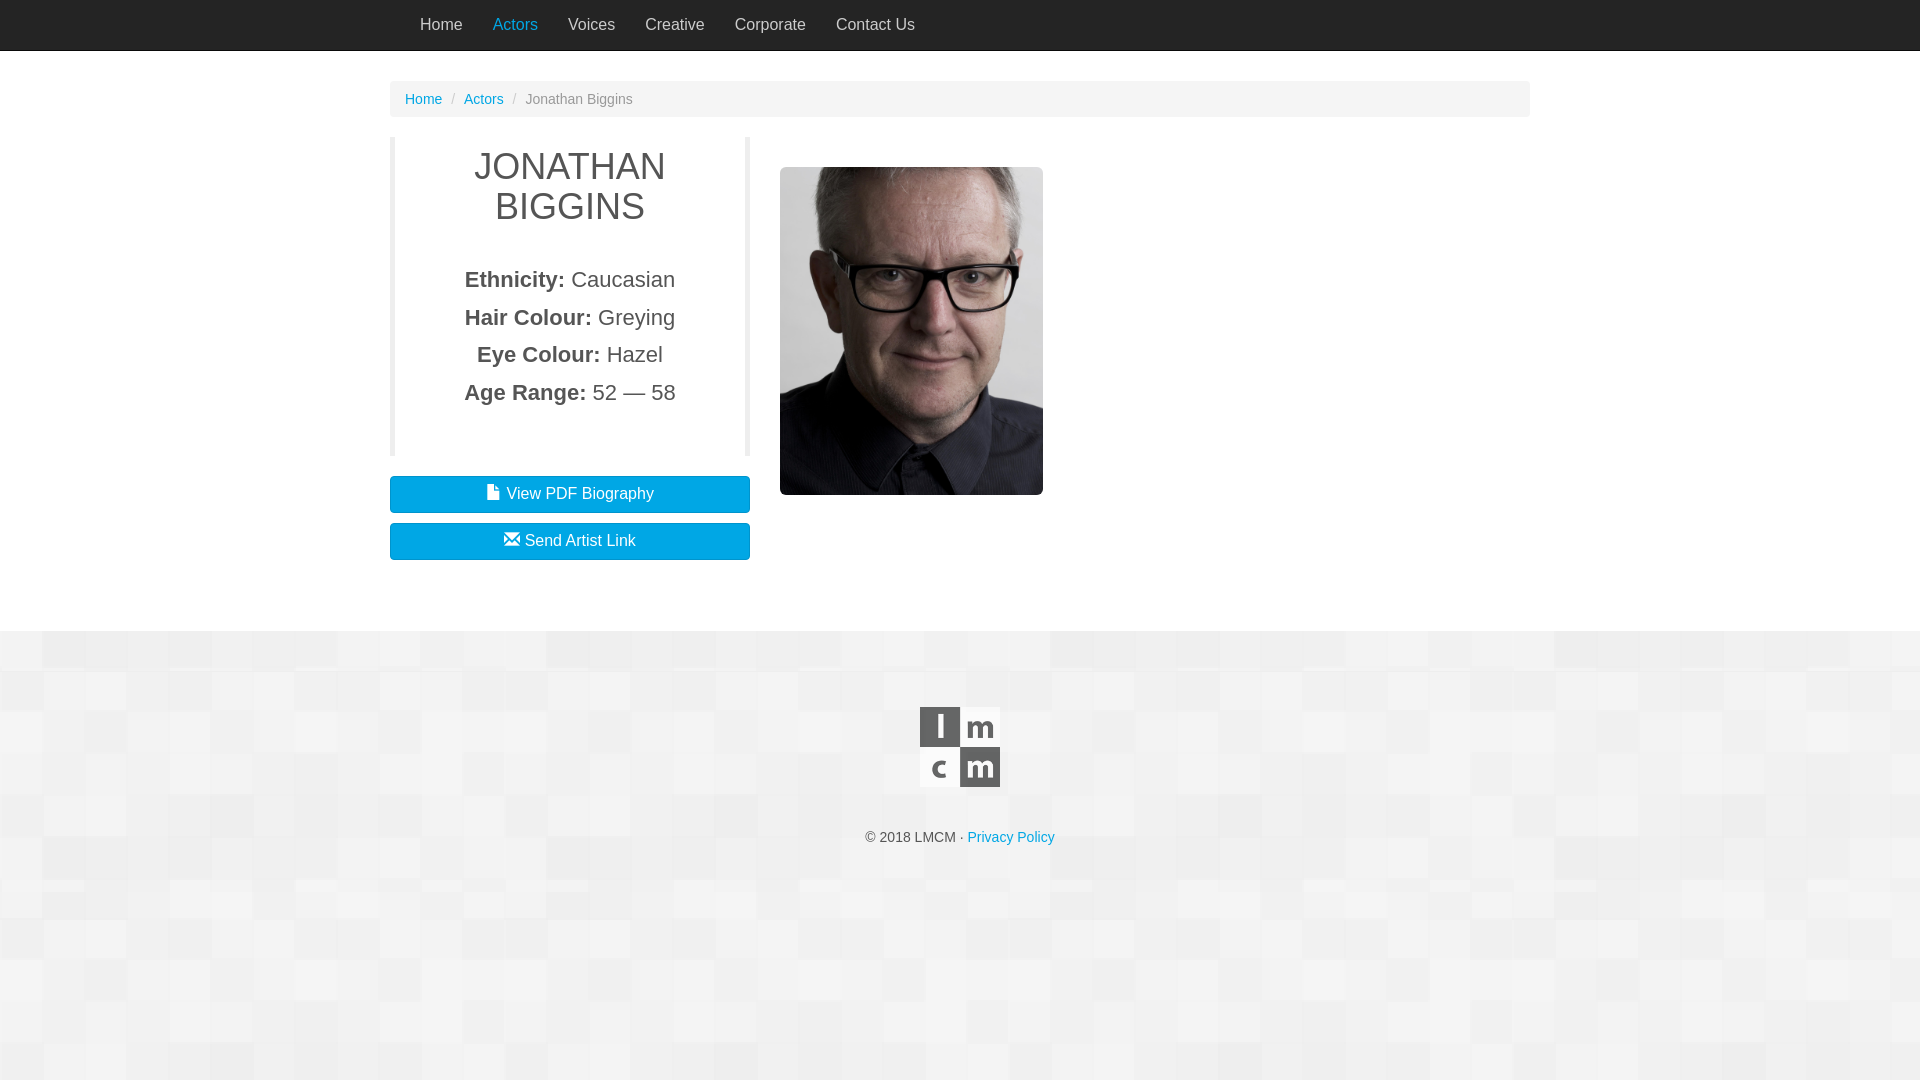  I want to click on 'Voices', so click(590, 24).